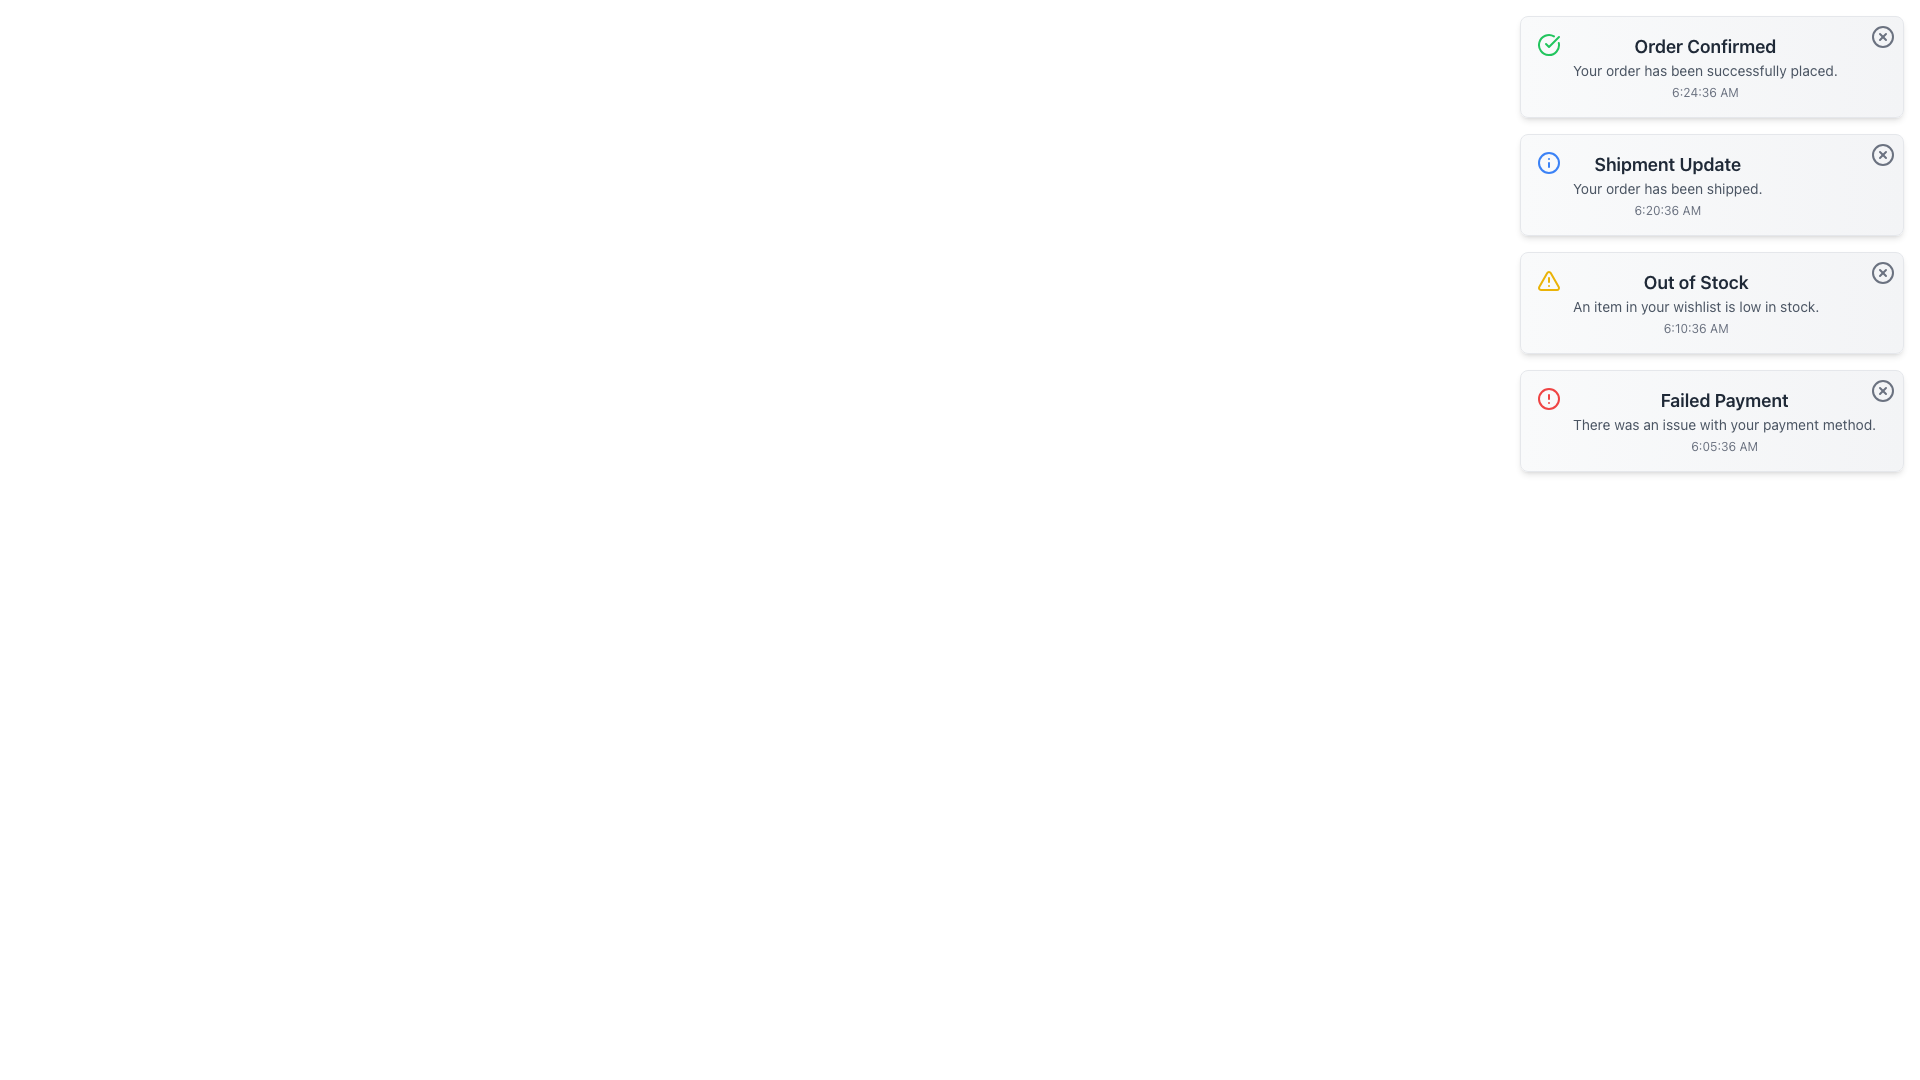 The image size is (1920, 1080). Describe the element at coordinates (1548, 398) in the screenshot. I see `the warning icon in the 'Failed Payment' notification card, located on the left side before the text content` at that location.